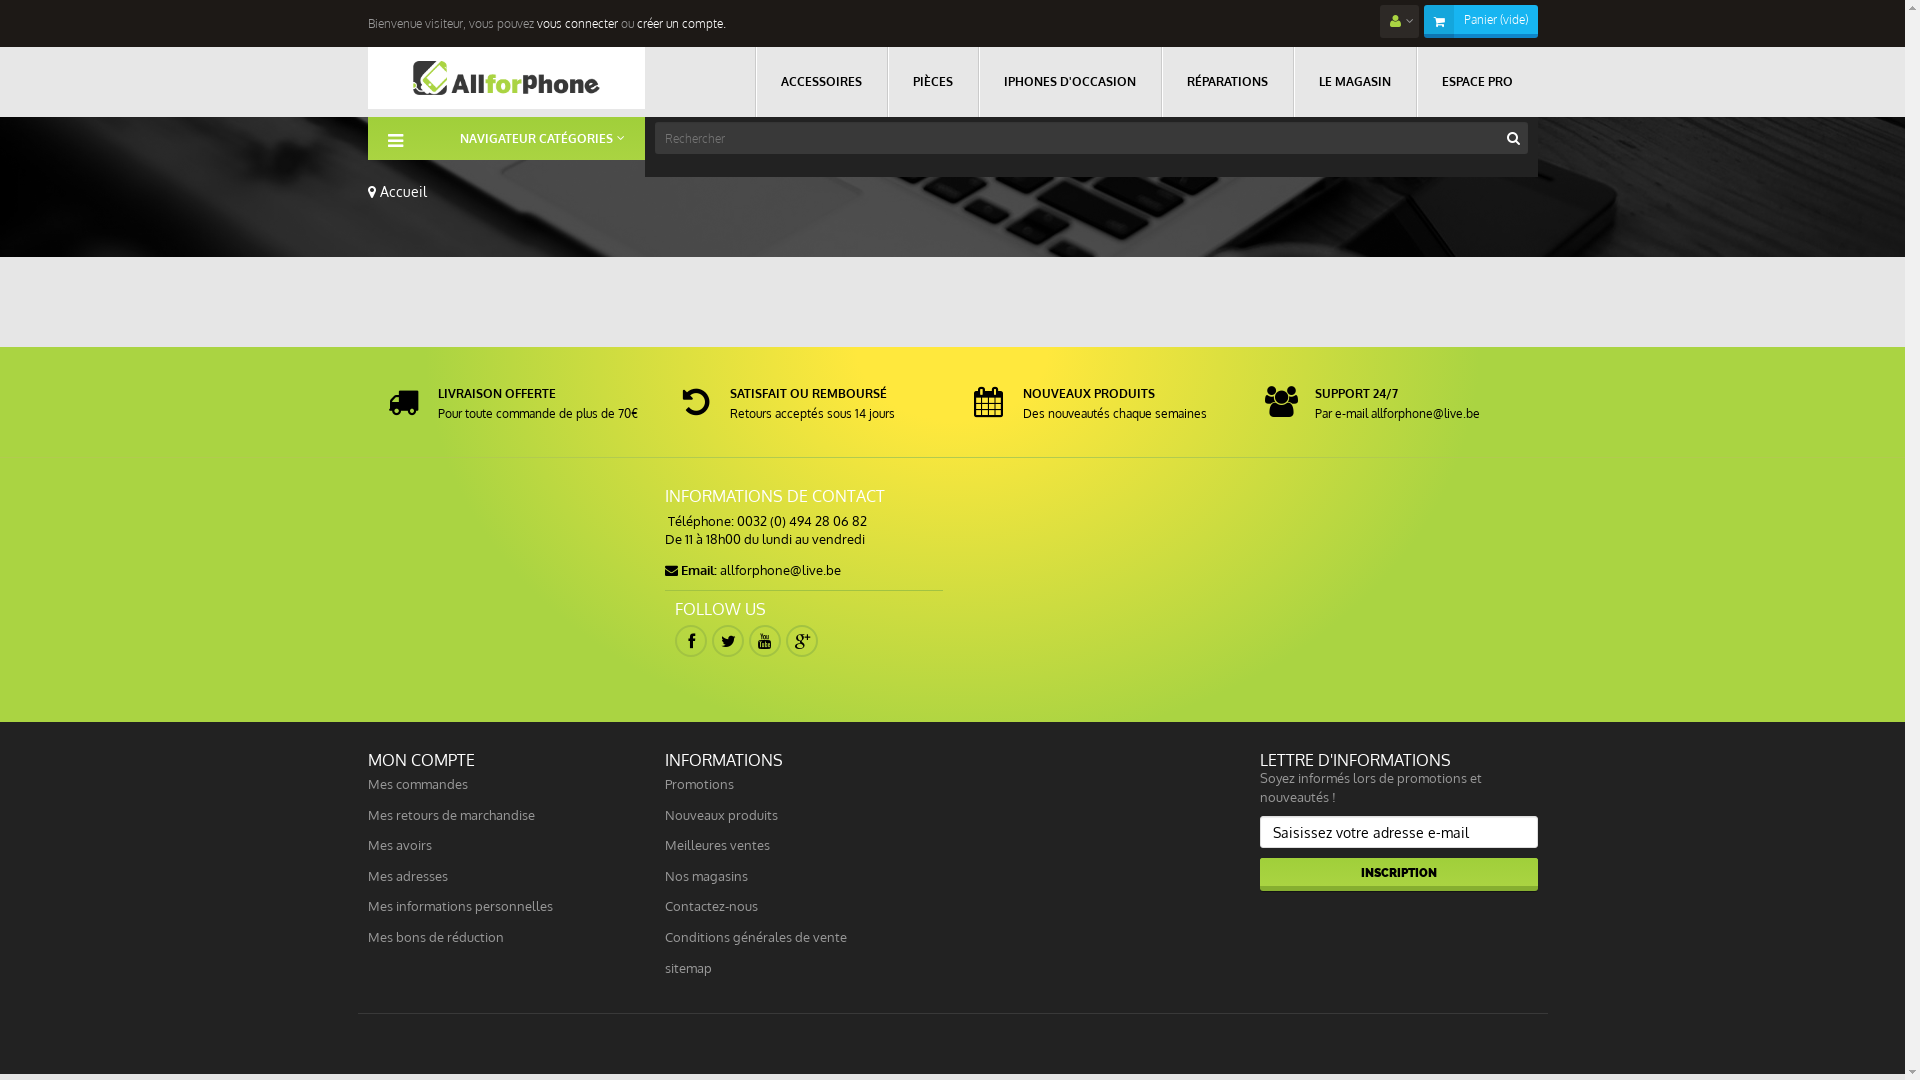 This screenshot has width=1920, height=1080. Describe the element at coordinates (717, 844) in the screenshot. I see `'Meilleures ventes'` at that location.